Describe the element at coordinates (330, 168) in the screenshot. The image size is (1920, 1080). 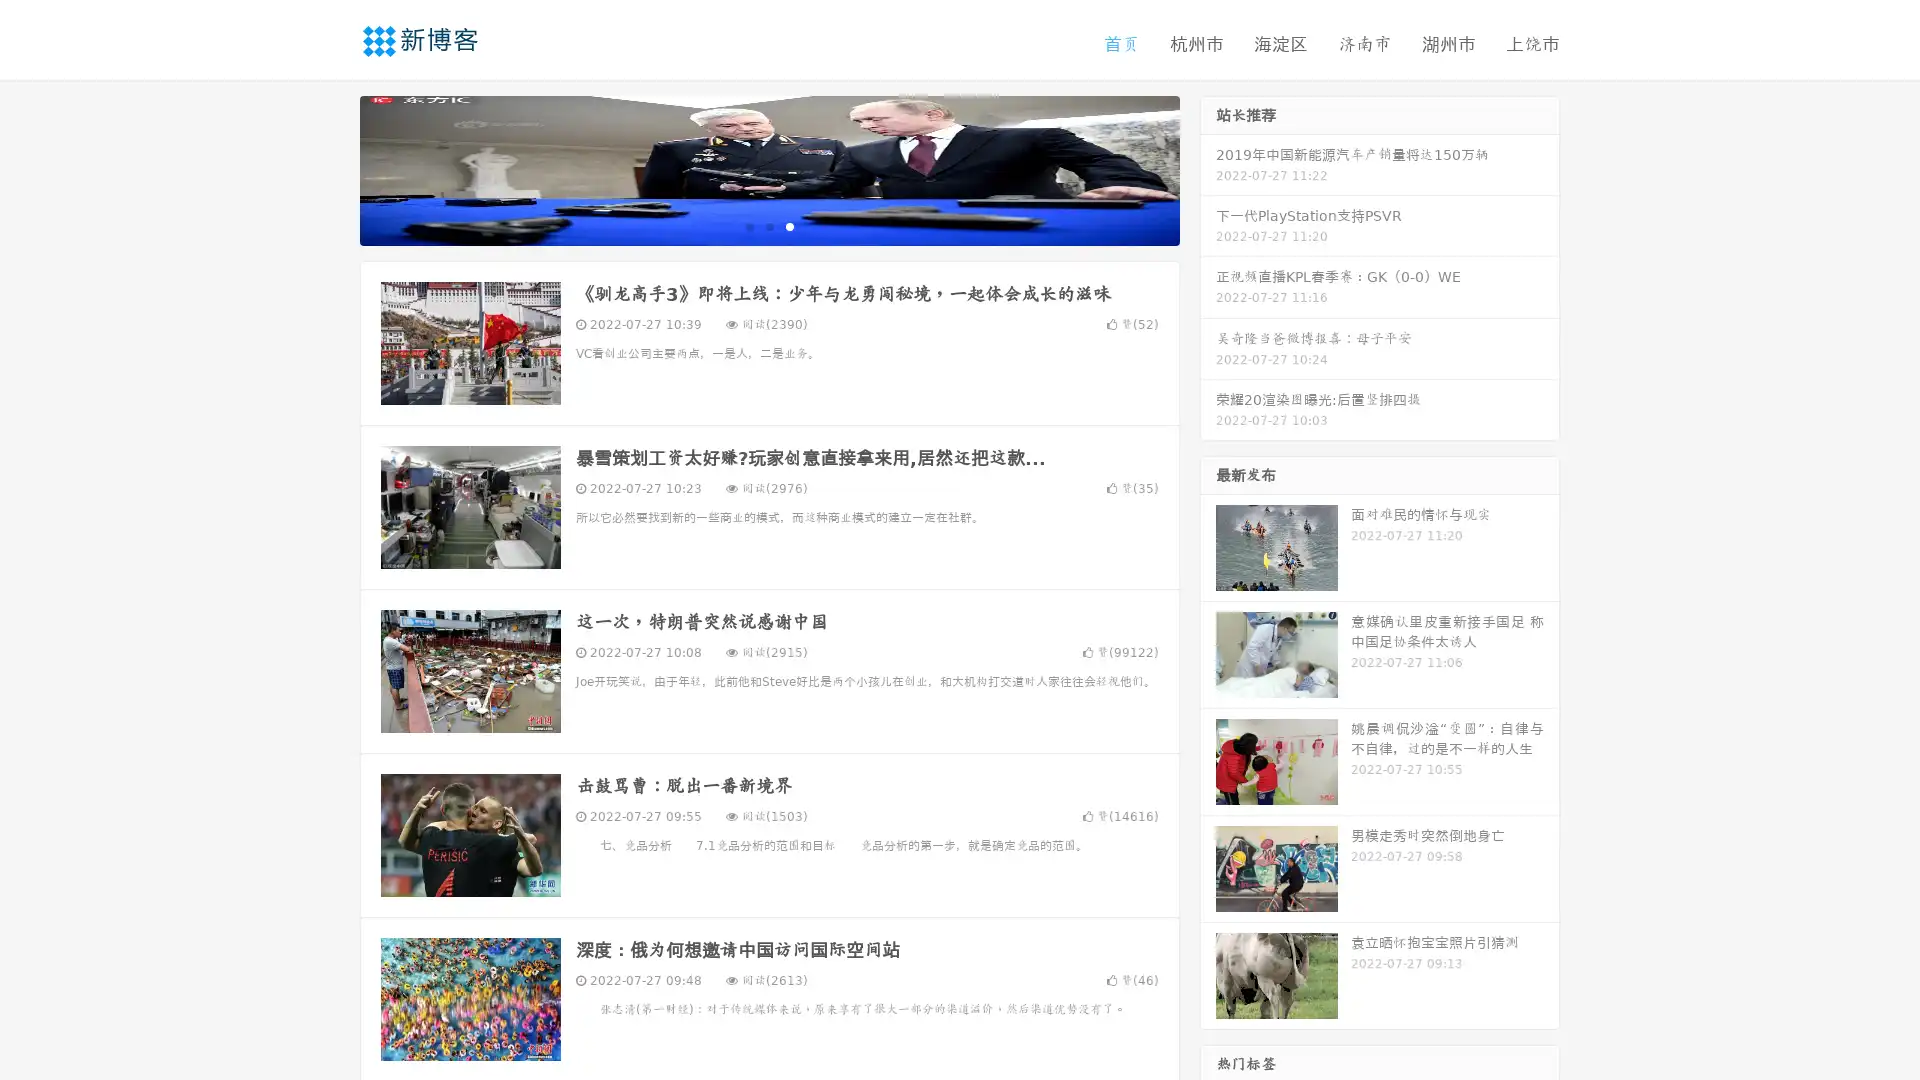
I see `Previous slide` at that location.